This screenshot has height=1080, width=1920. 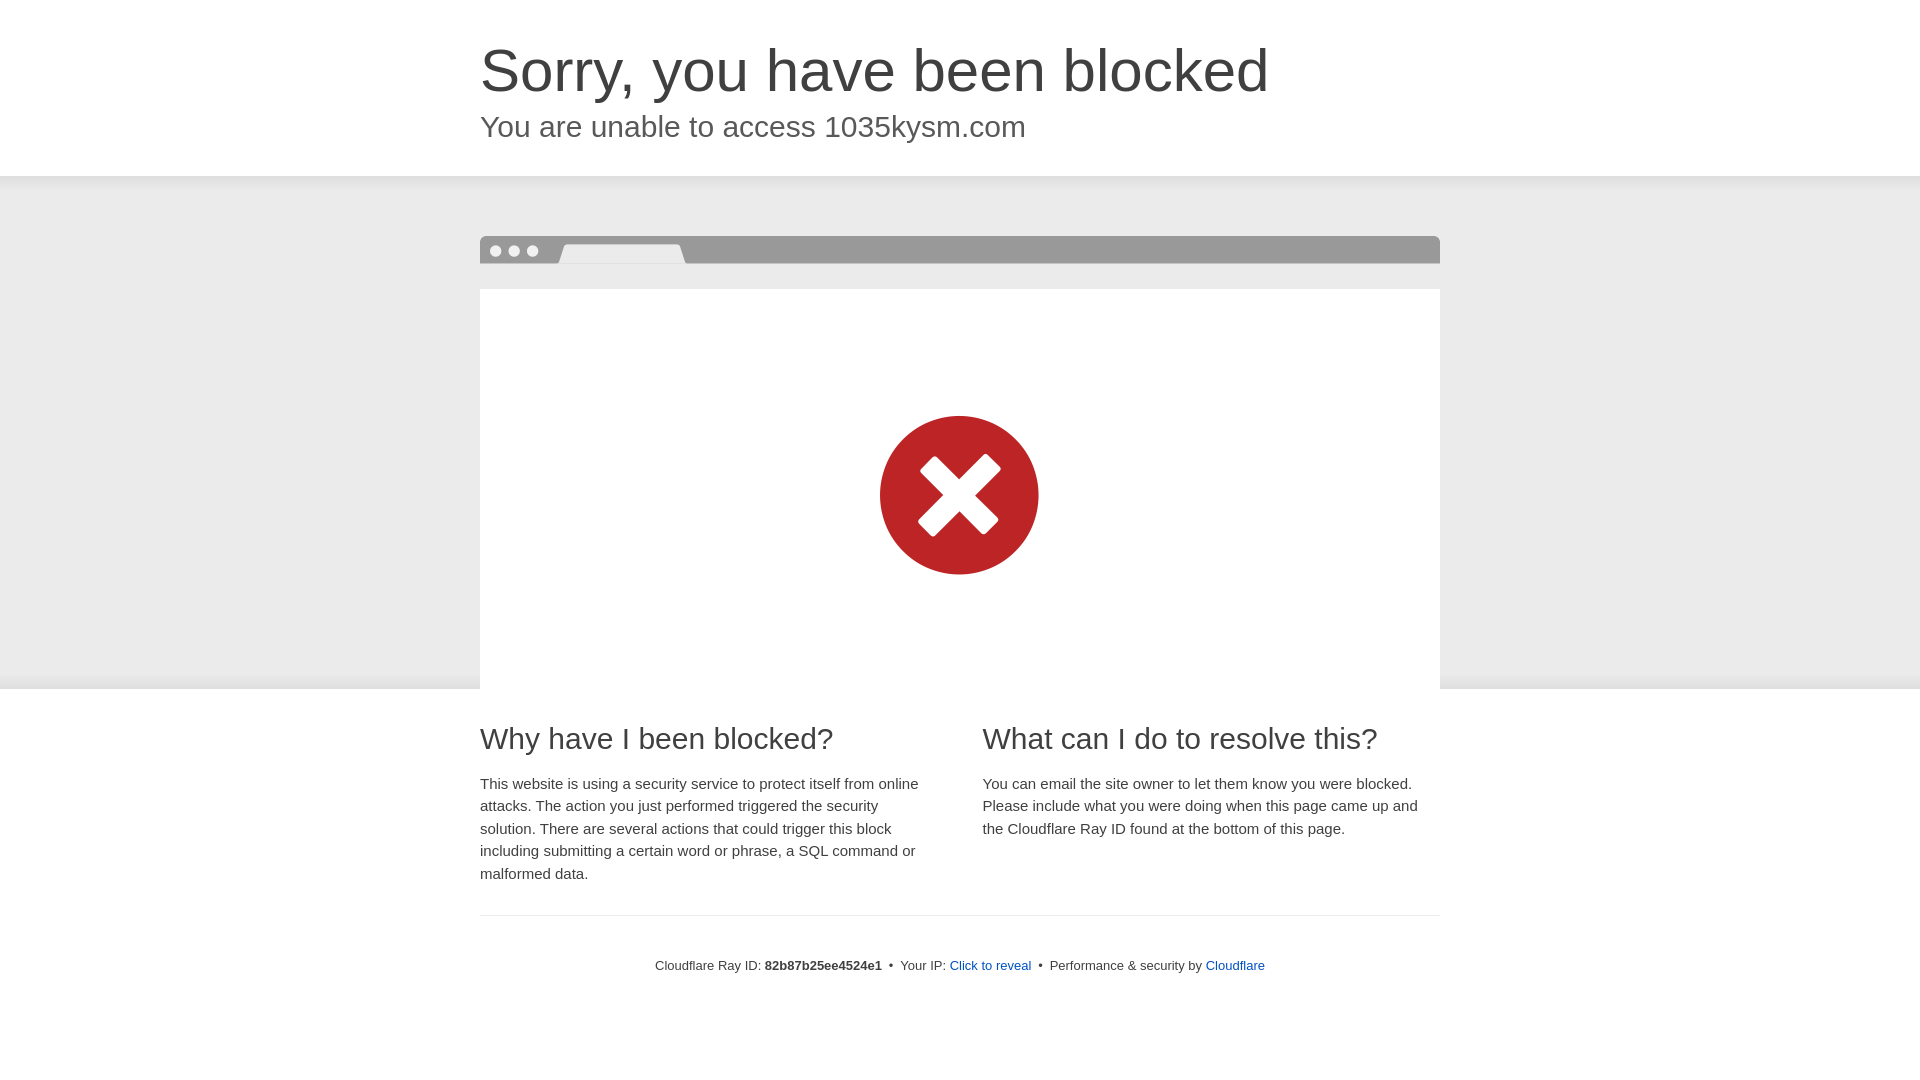 What do you see at coordinates (1234, 964) in the screenshot?
I see `'Cloudflare'` at bounding box center [1234, 964].